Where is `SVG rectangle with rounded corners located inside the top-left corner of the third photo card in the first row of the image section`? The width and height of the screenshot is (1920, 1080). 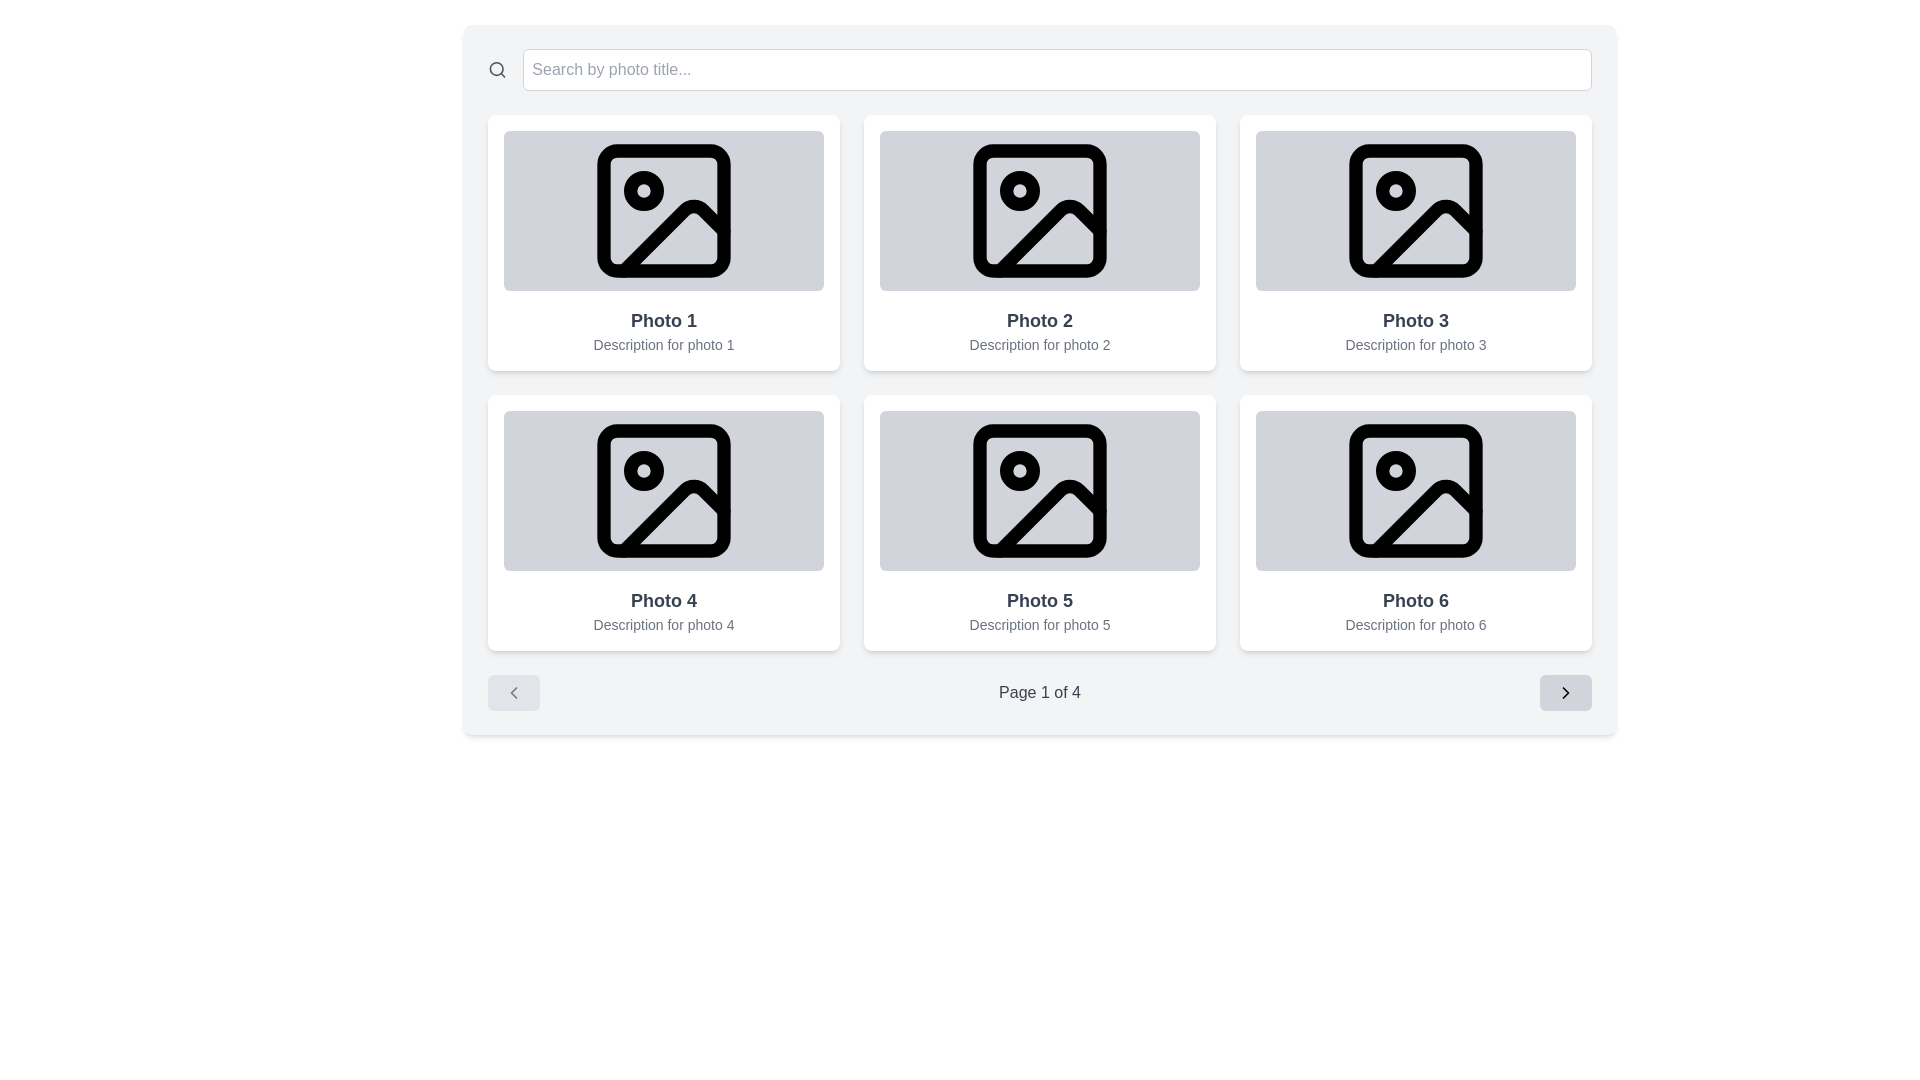
SVG rectangle with rounded corners located inside the top-left corner of the third photo card in the first row of the image section is located at coordinates (1415, 211).